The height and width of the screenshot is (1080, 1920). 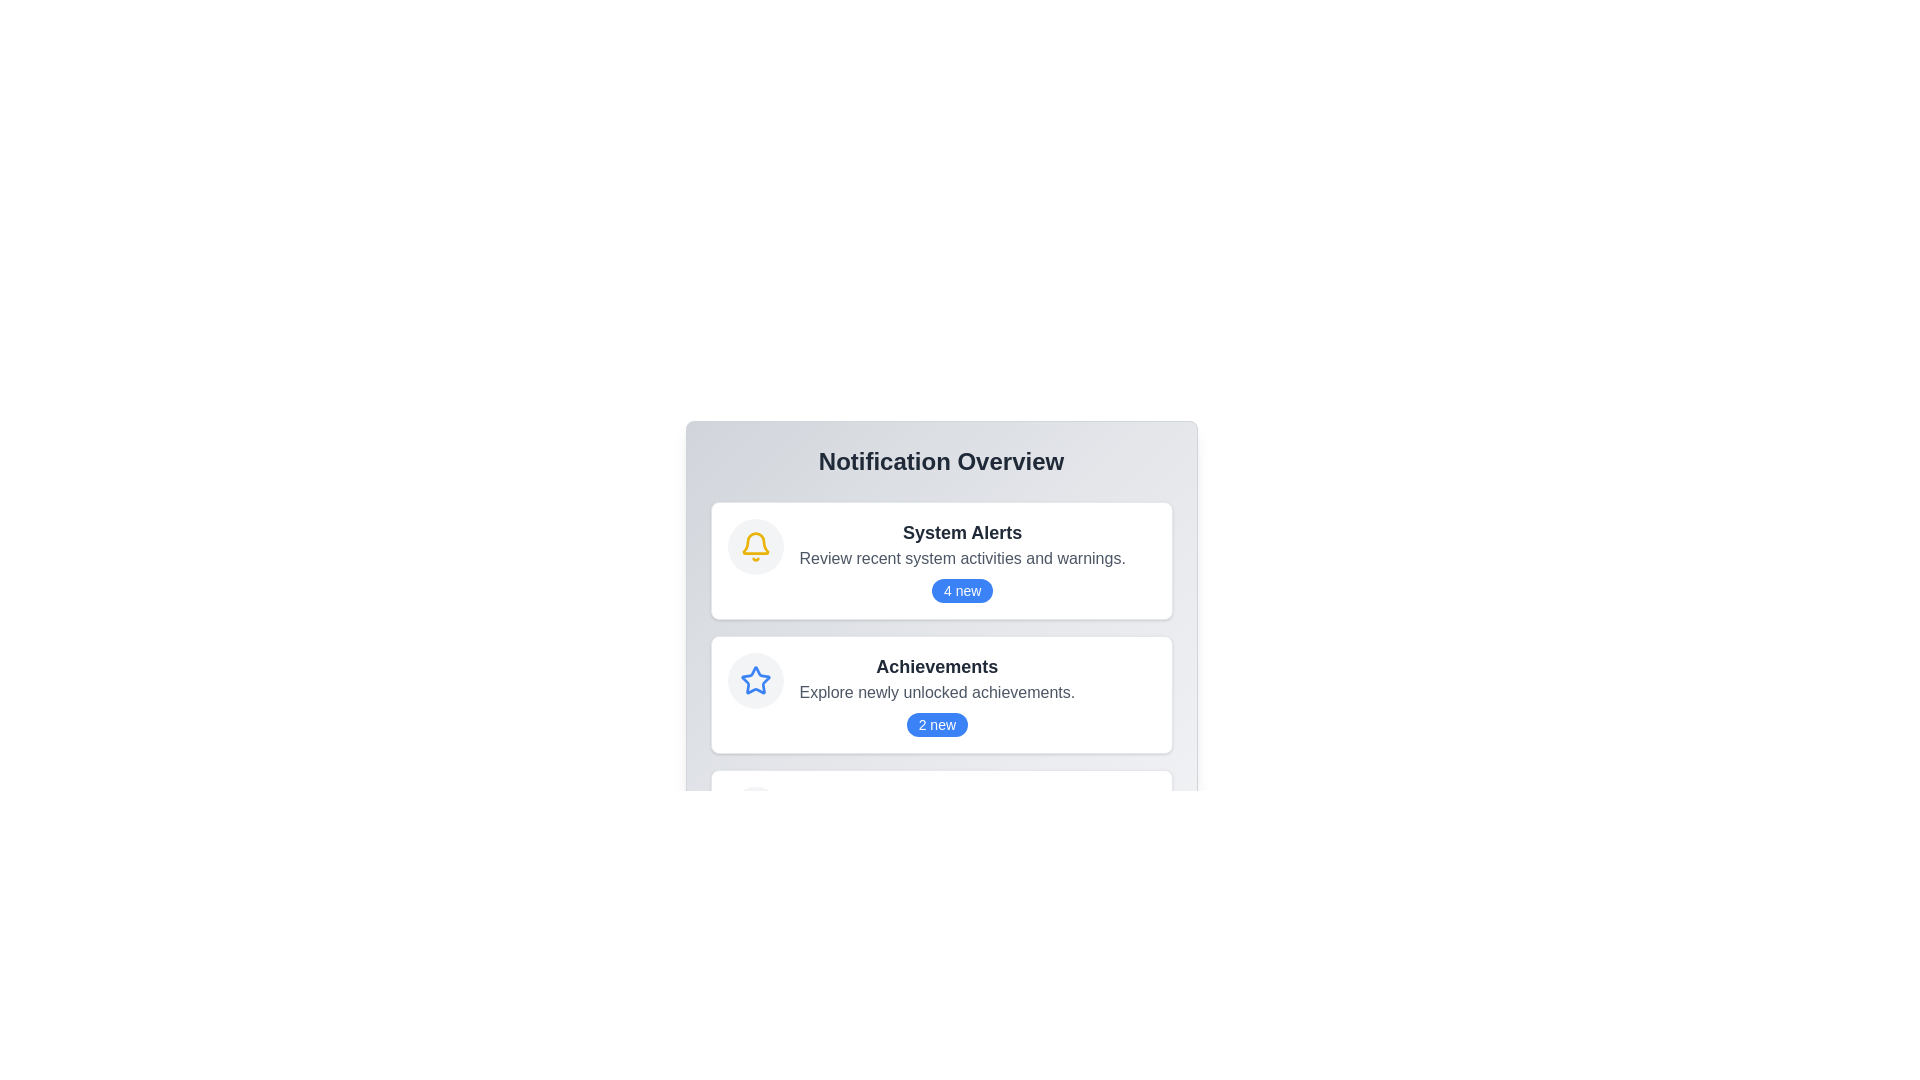 What do you see at coordinates (754, 680) in the screenshot?
I see `the star icon located on the right-hand side of the 'Achievements' section in the notifications list, which denotes an achievement-related notification` at bounding box center [754, 680].